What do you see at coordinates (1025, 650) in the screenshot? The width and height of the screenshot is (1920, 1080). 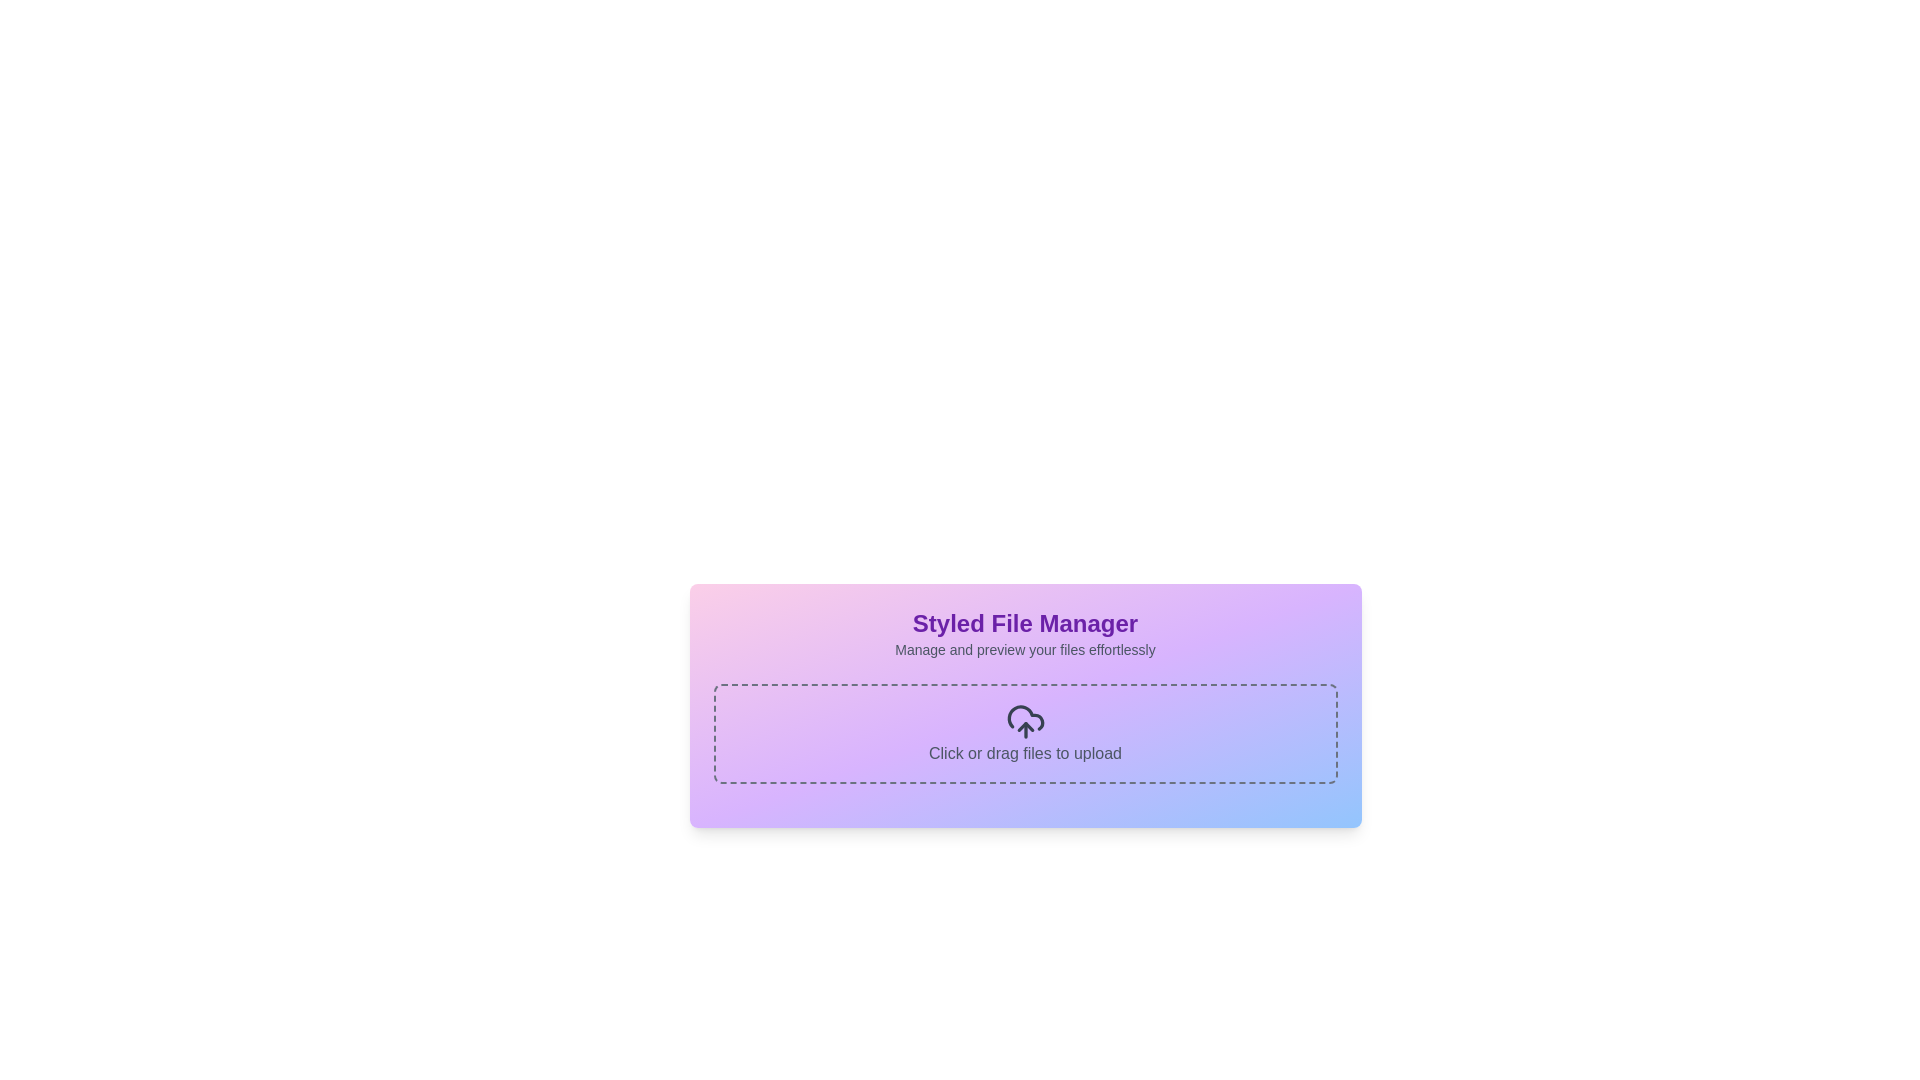 I see `the text element that reads 'Manage and preview your files effortlessly', which is displayed in a small-sized, gray font and positioned below the title 'Styled File Manager'` at bounding box center [1025, 650].